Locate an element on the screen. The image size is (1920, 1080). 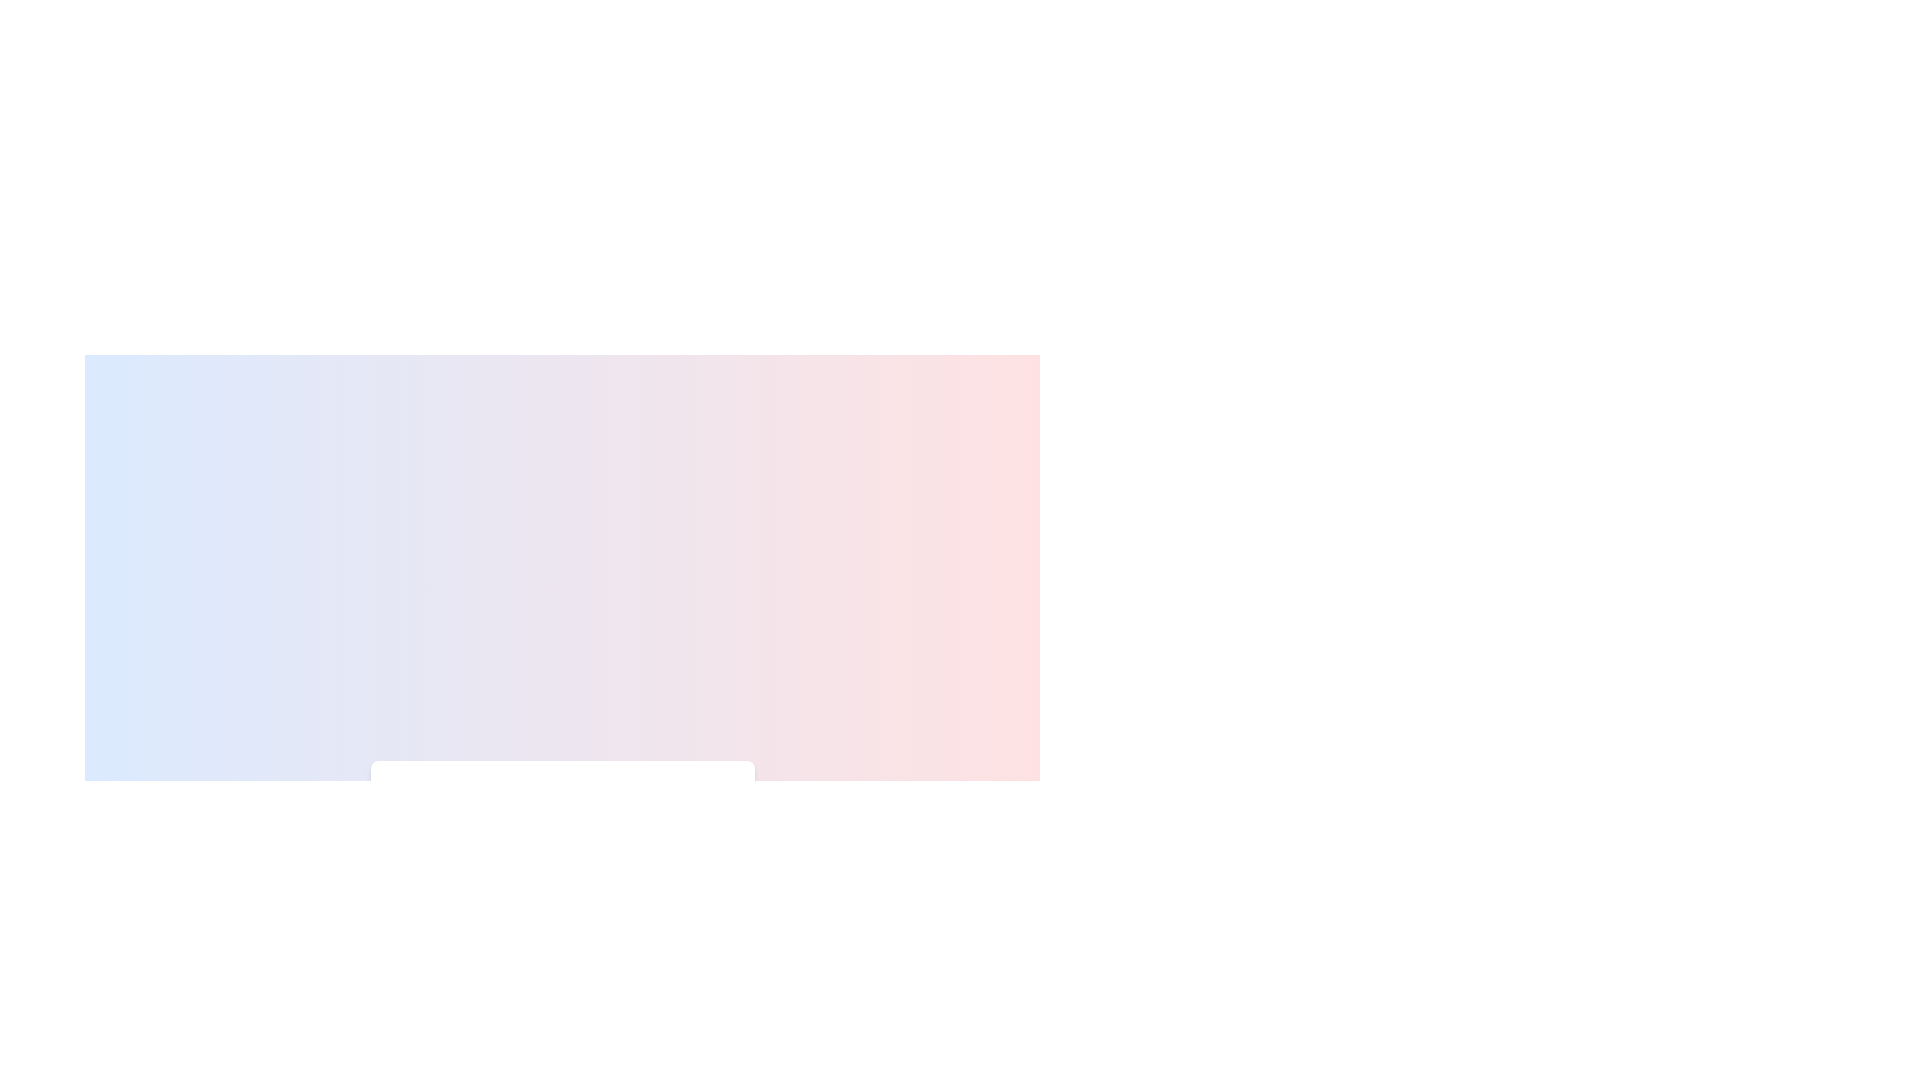
the temperature to 5°C using the slider is located at coordinates (410, 860).